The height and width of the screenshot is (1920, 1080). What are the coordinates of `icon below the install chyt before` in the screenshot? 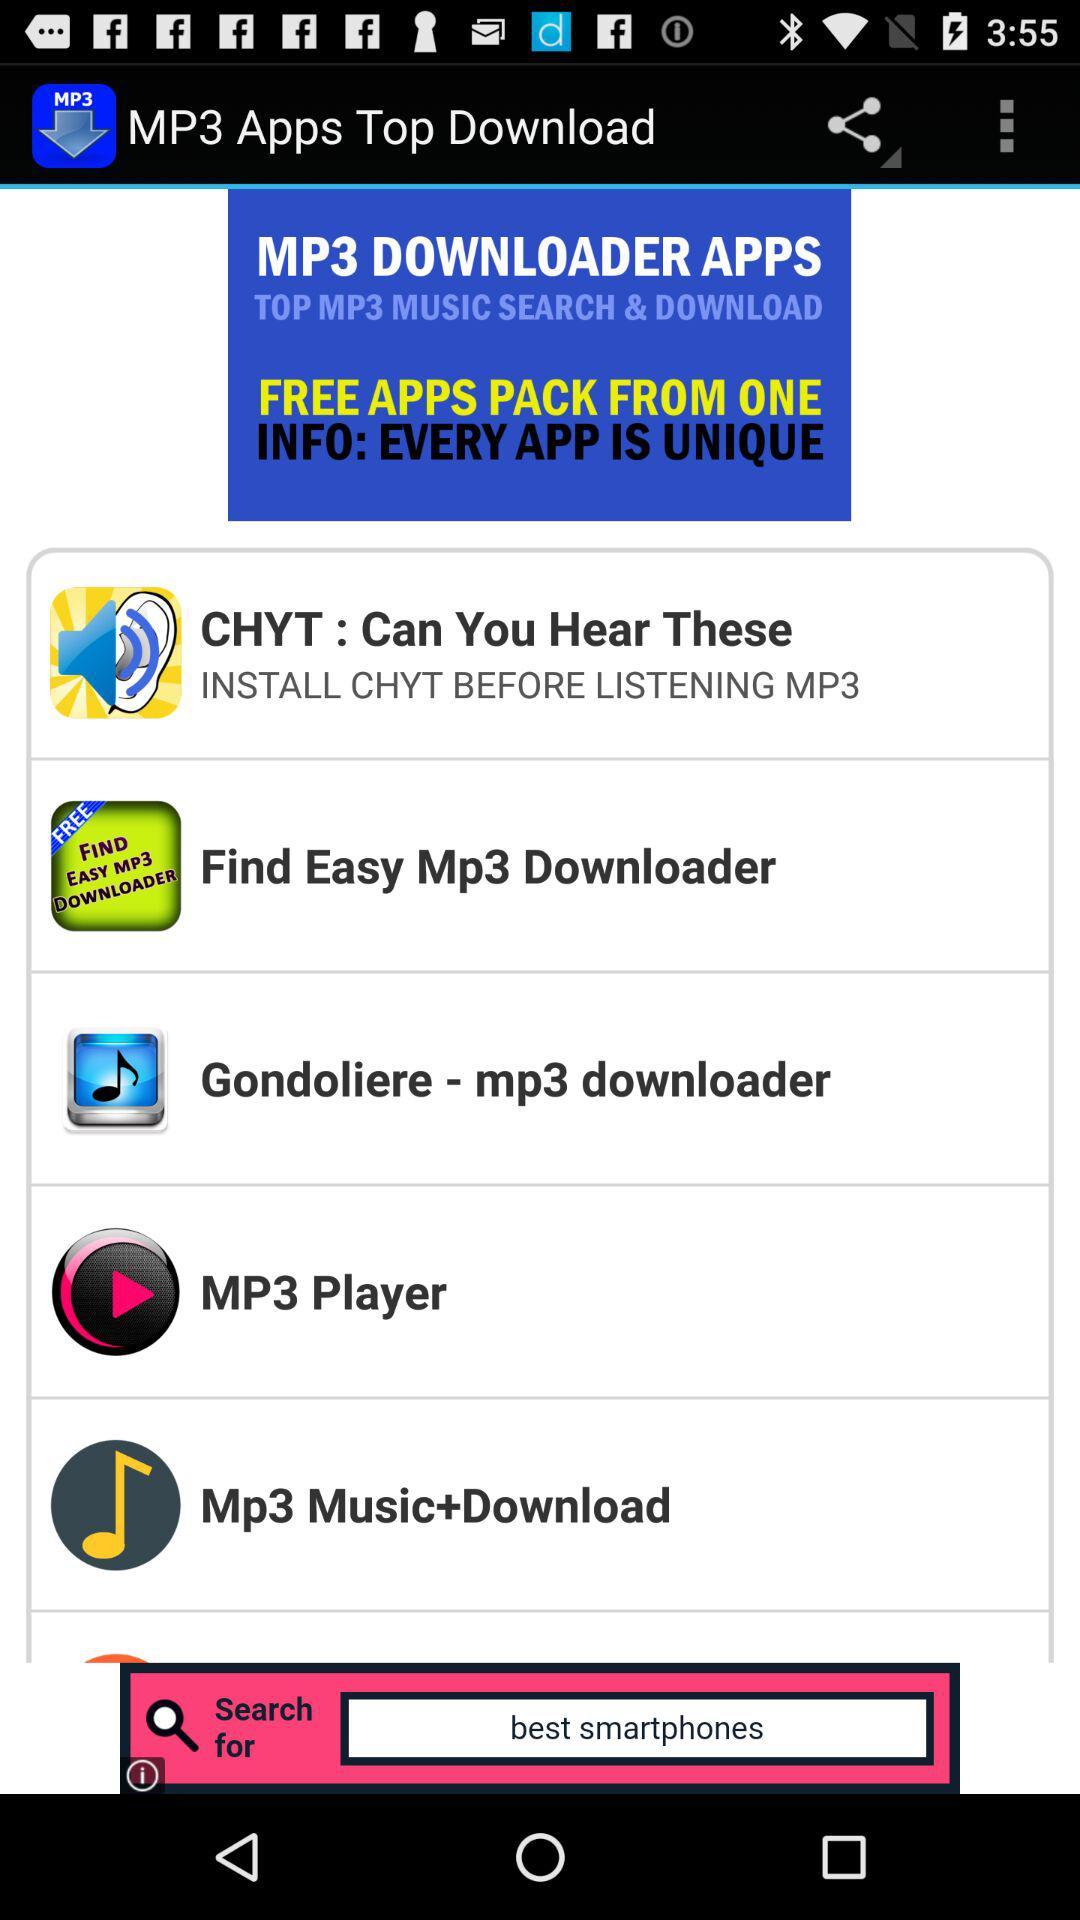 It's located at (613, 865).